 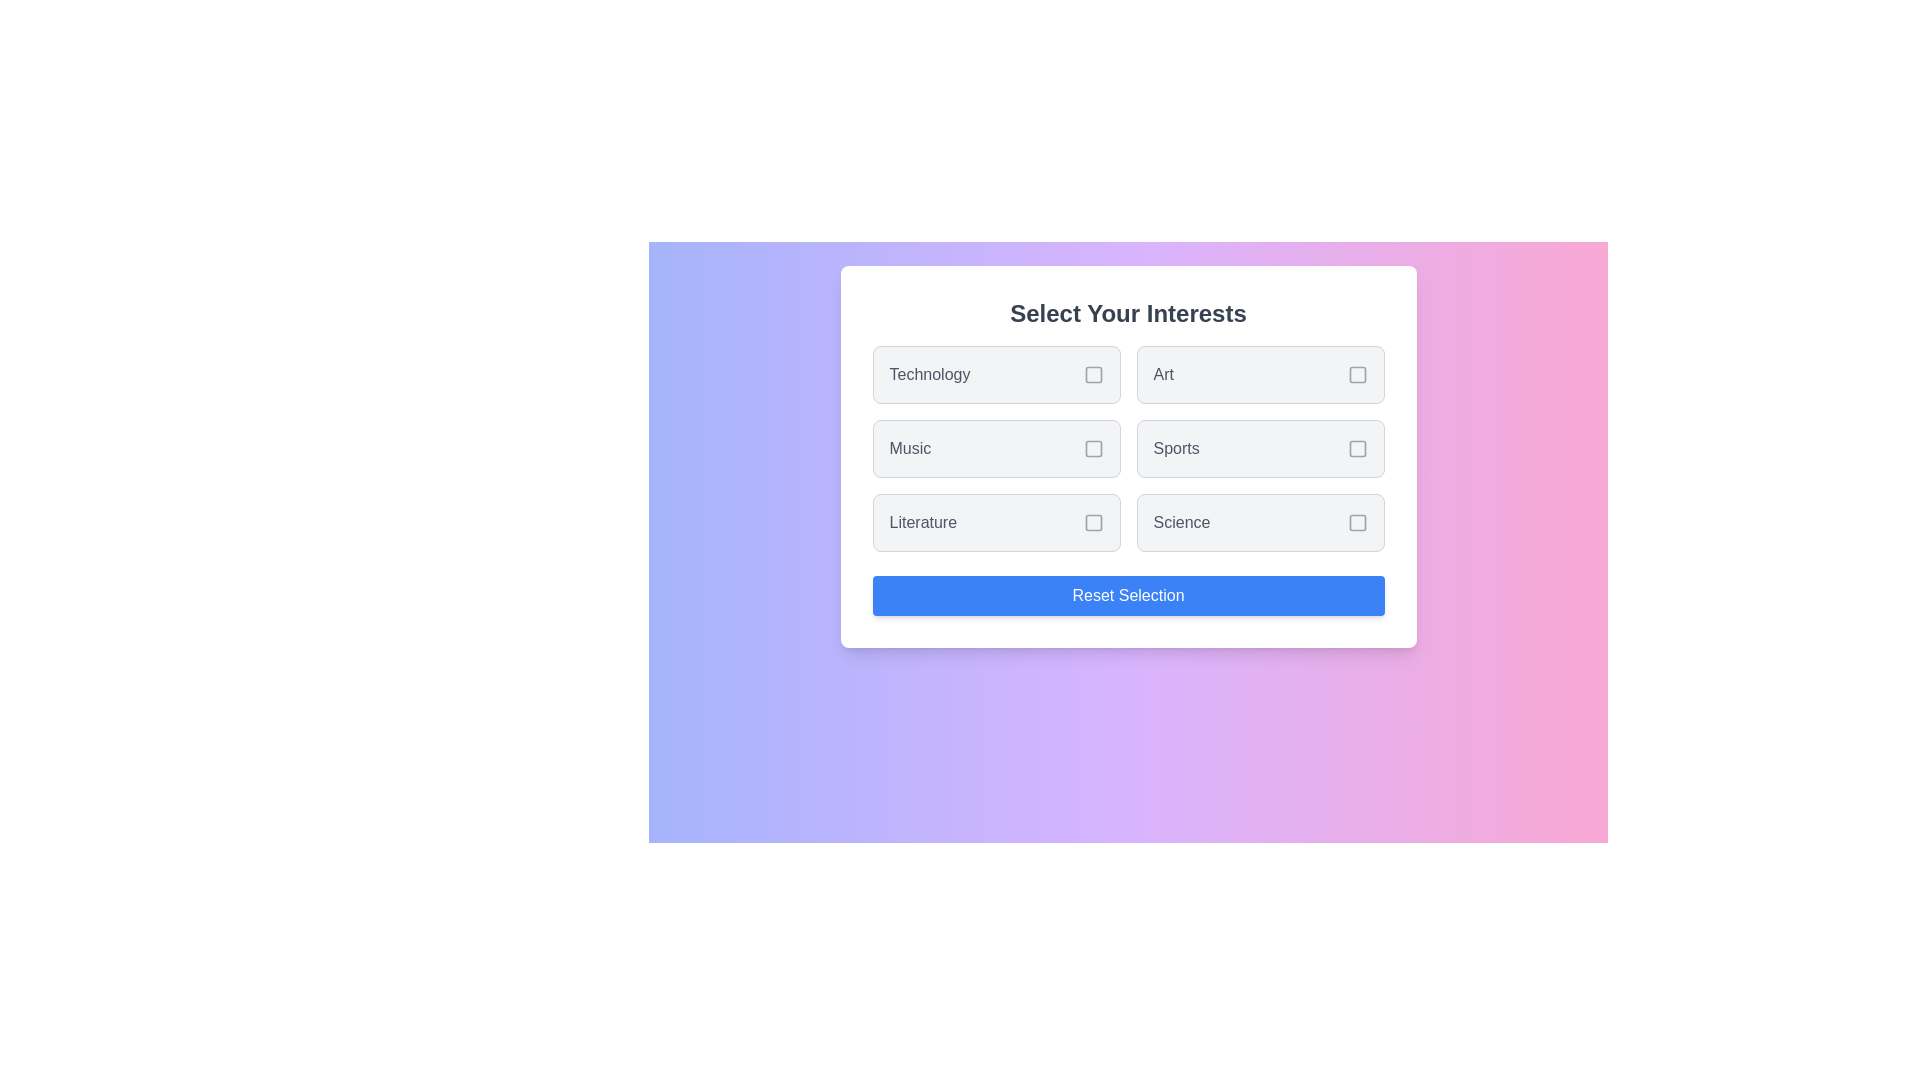 I want to click on the interest item labeled Literature, so click(x=996, y=522).